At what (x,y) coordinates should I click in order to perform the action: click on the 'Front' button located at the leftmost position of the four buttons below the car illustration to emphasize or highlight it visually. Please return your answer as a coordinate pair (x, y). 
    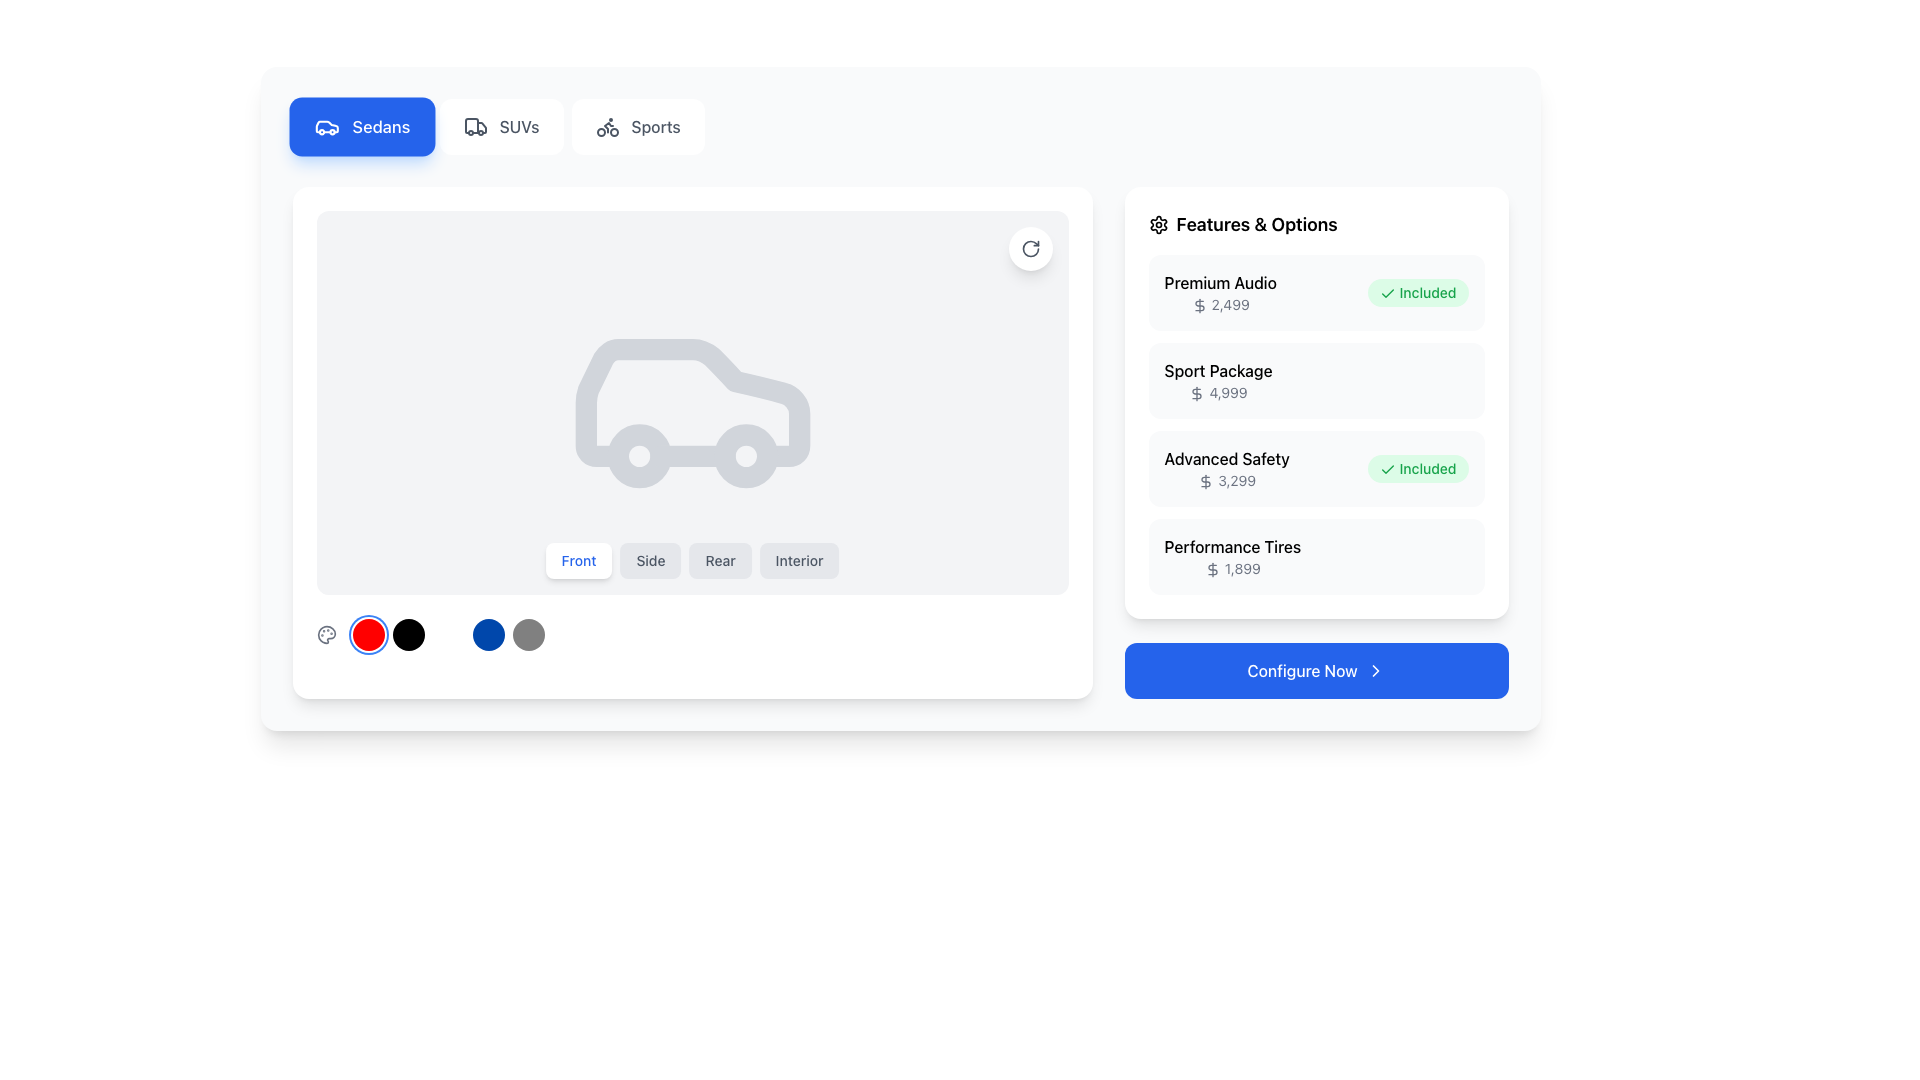
    Looking at the image, I should click on (578, 560).